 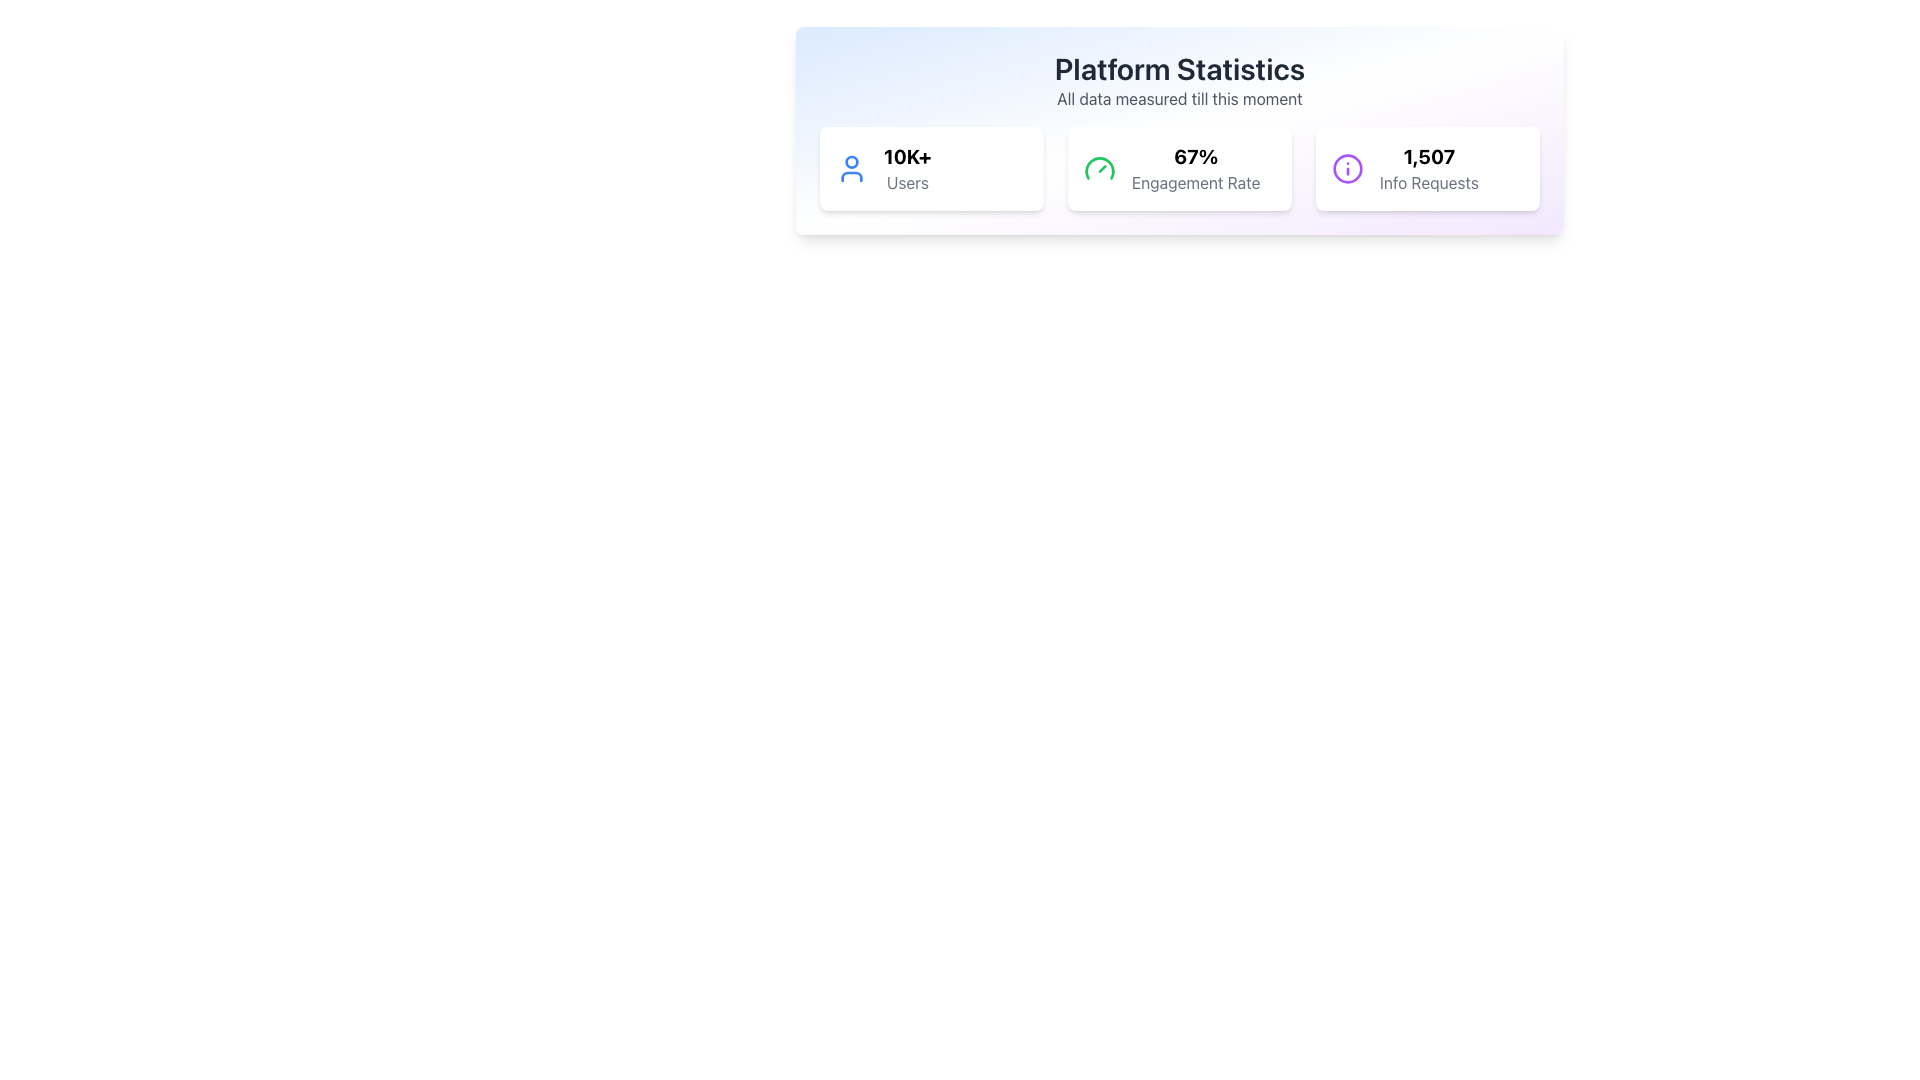 I want to click on the SVG circle element representing the head in the user icon located in the left-most card of the statistics panel, above the '10K+ Users' text, so click(x=851, y=161).